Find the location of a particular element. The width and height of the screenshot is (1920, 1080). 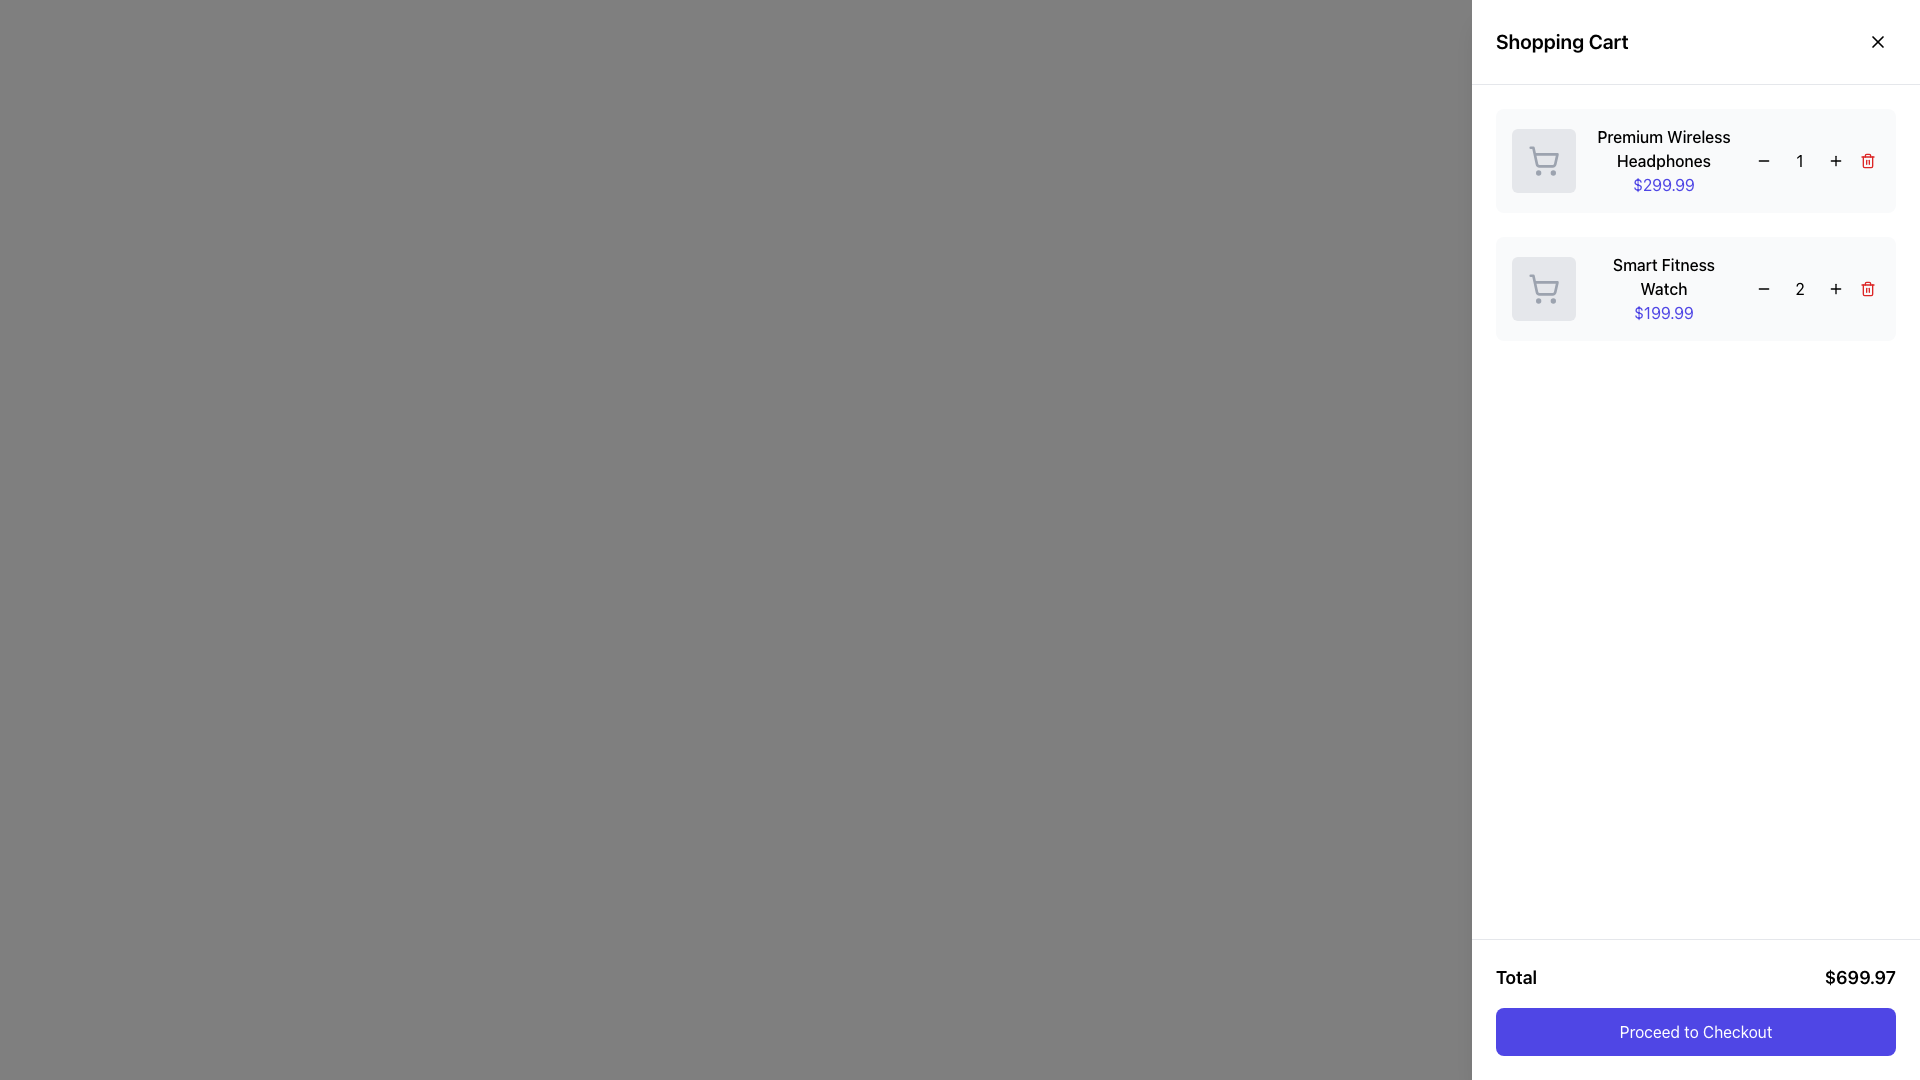

the shopping cart icon with a gray outline located next to the 'Premium Wireless Headphones' product in the shopping cart interface is located at coordinates (1543, 160).